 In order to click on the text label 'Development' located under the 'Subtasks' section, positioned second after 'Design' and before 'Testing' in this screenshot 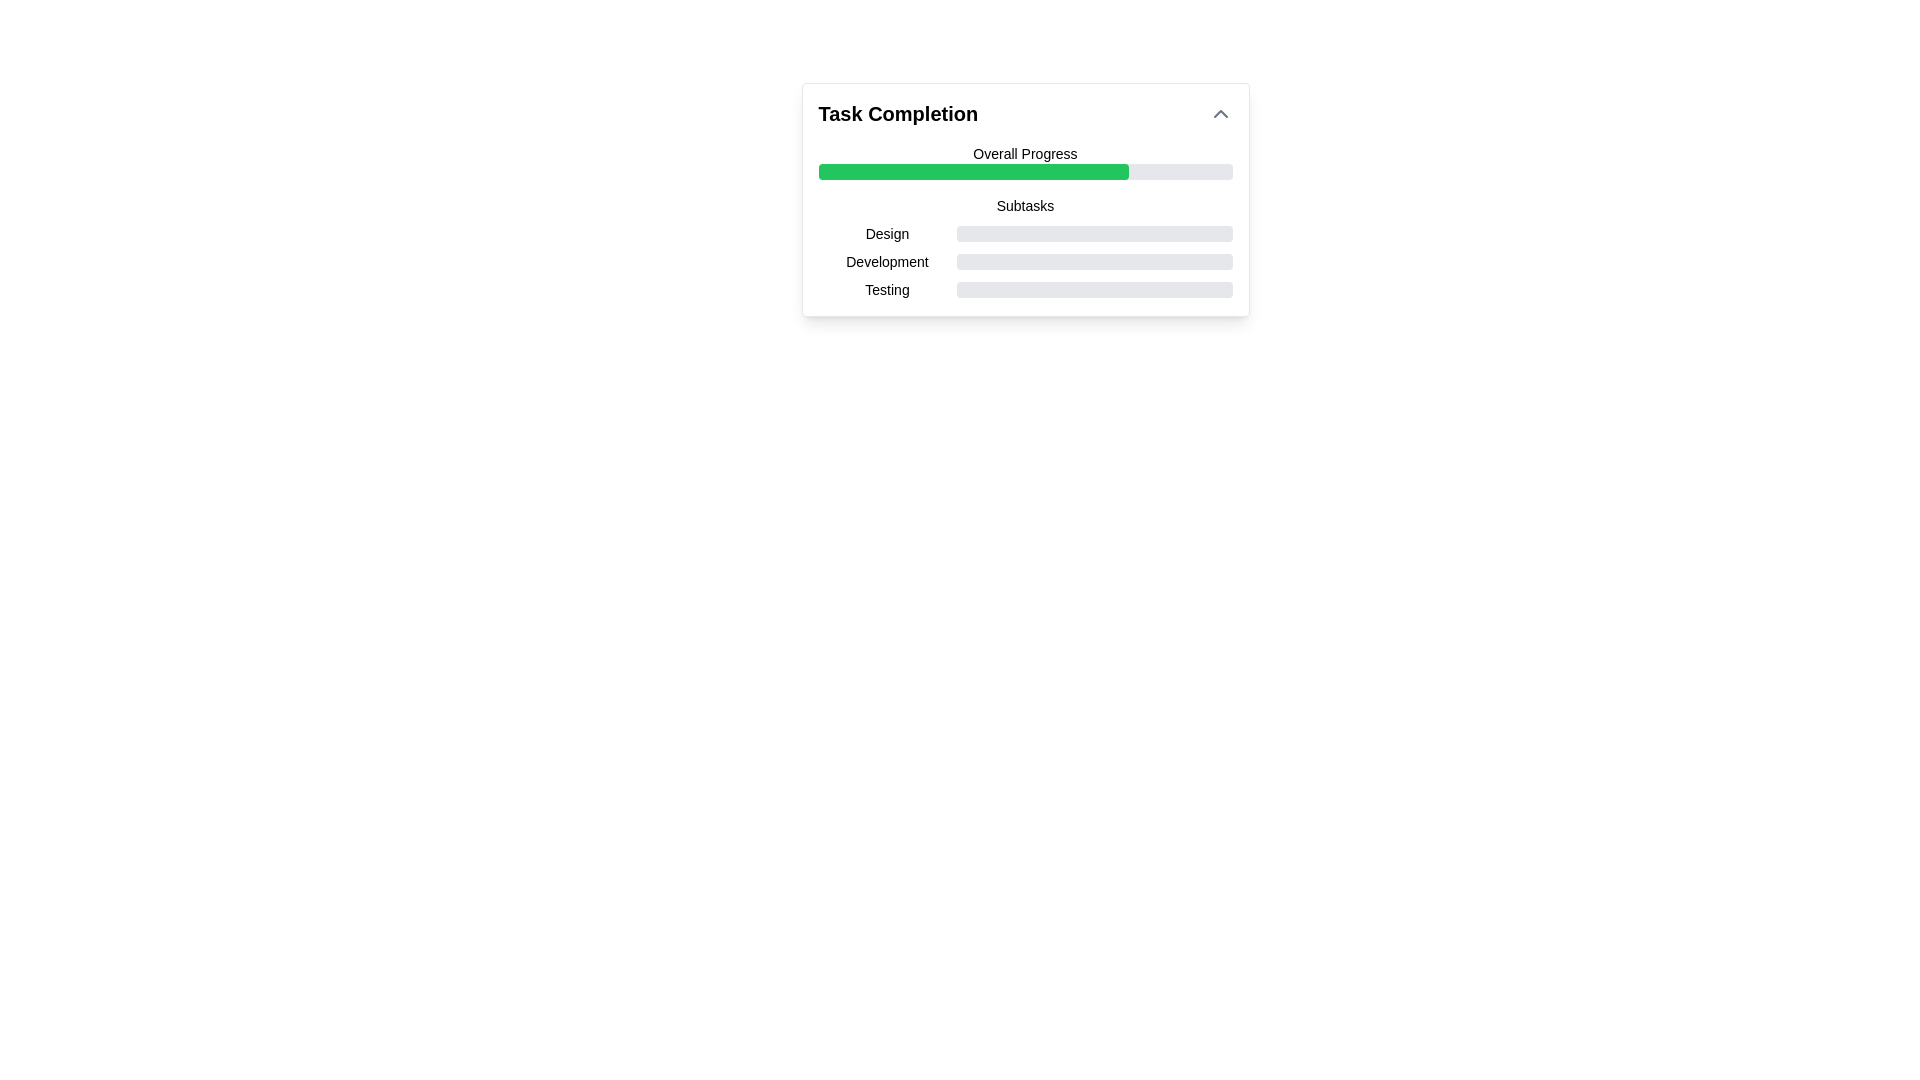, I will do `click(886, 261)`.